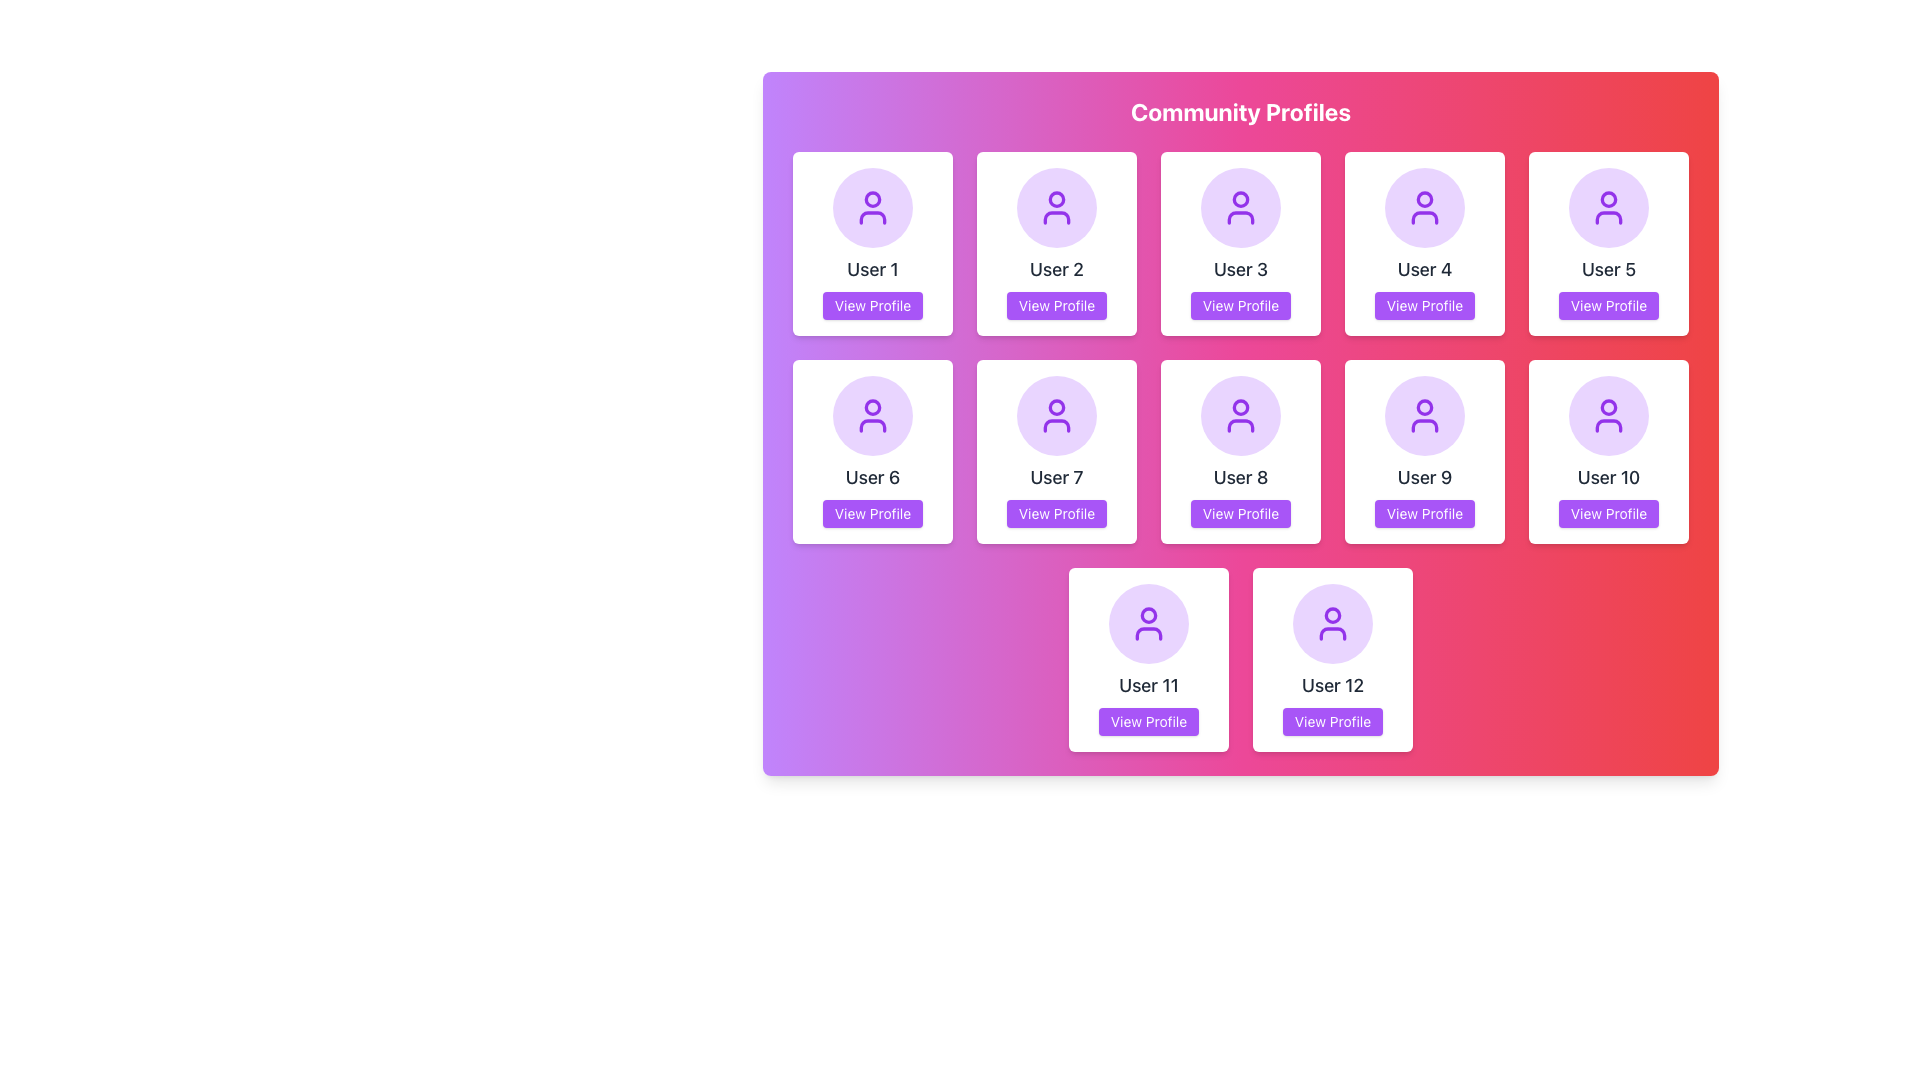  Describe the element at coordinates (1424, 415) in the screenshot. I see `the user profile icon representing 'User 9' located in the third row, second column of the user profile grid` at that location.